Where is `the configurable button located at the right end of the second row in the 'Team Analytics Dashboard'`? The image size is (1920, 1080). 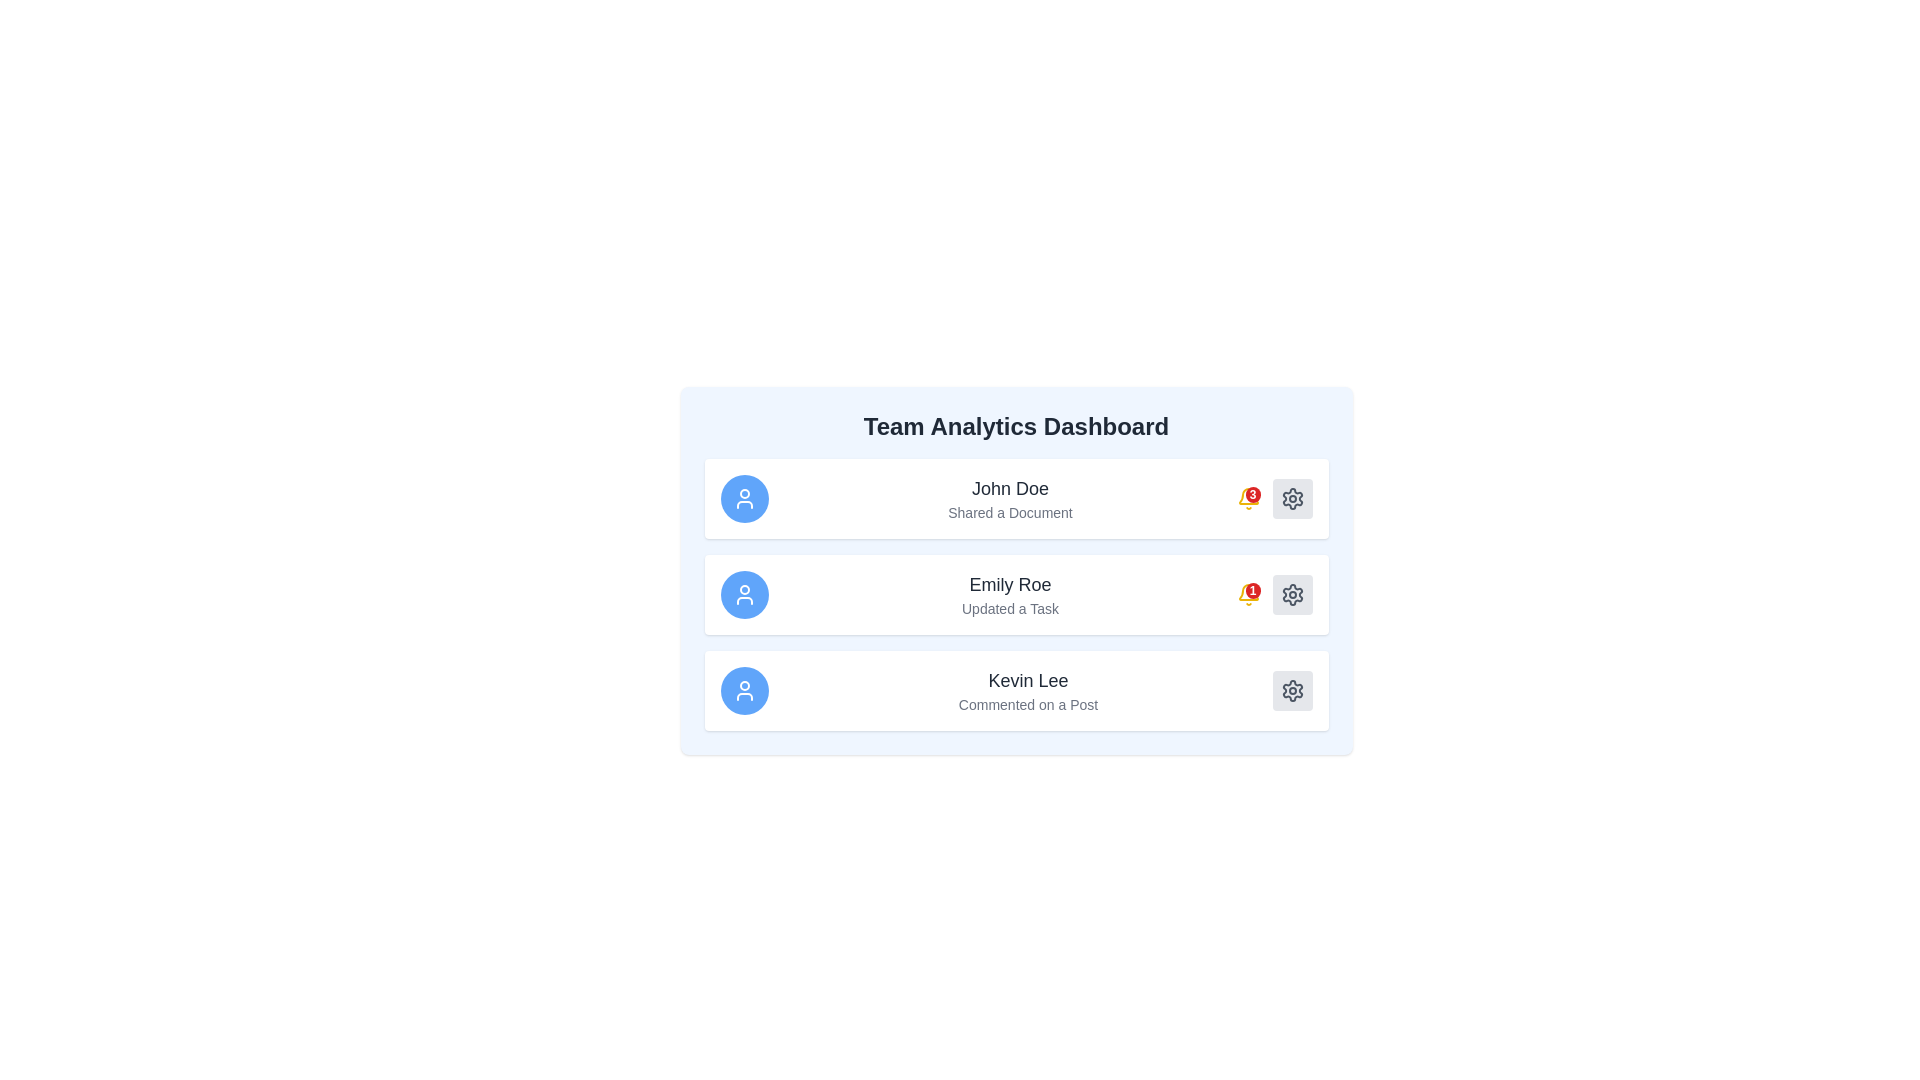
the configurable button located at the right end of the second row in the 'Team Analytics Dashboard' is located at coordinates (1292, 593).